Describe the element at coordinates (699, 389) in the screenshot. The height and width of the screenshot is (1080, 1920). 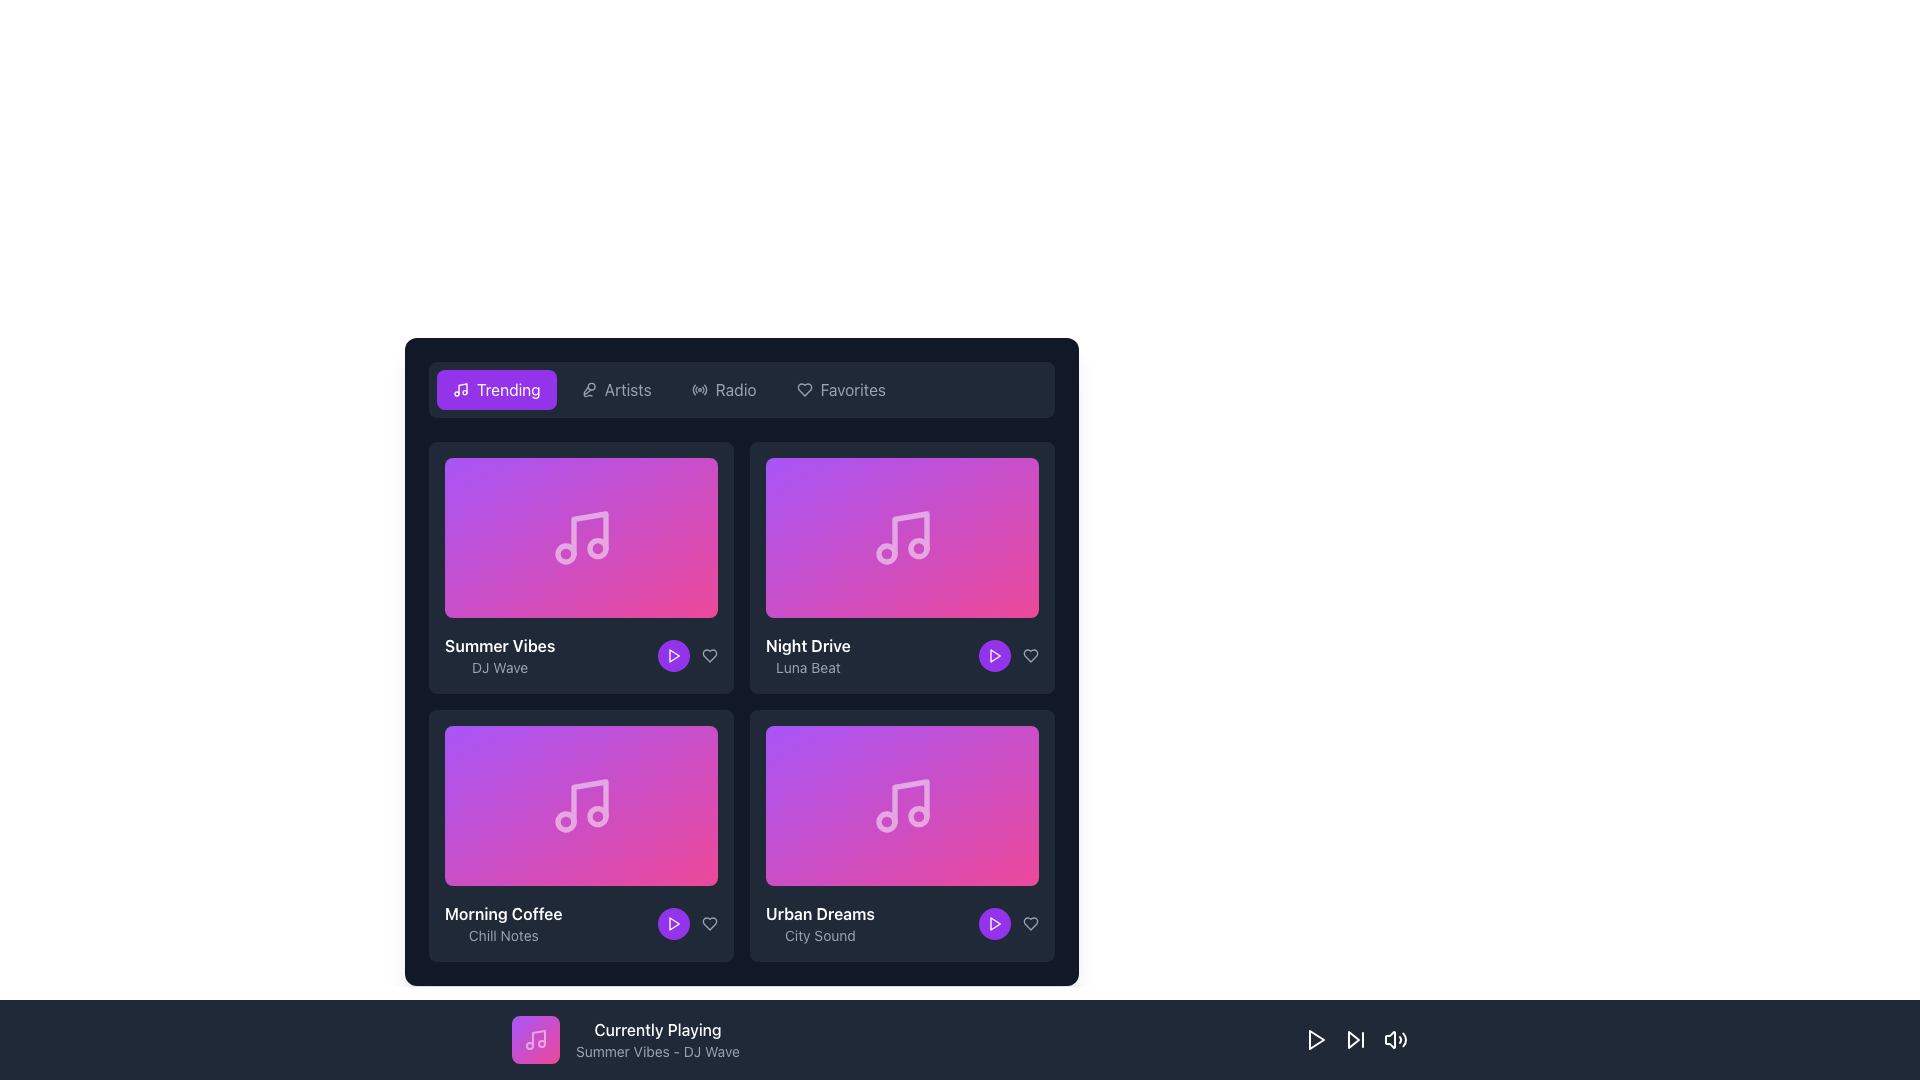
I see `the small circular radio signal icon located to the left of the 'Radio' text` at that location.